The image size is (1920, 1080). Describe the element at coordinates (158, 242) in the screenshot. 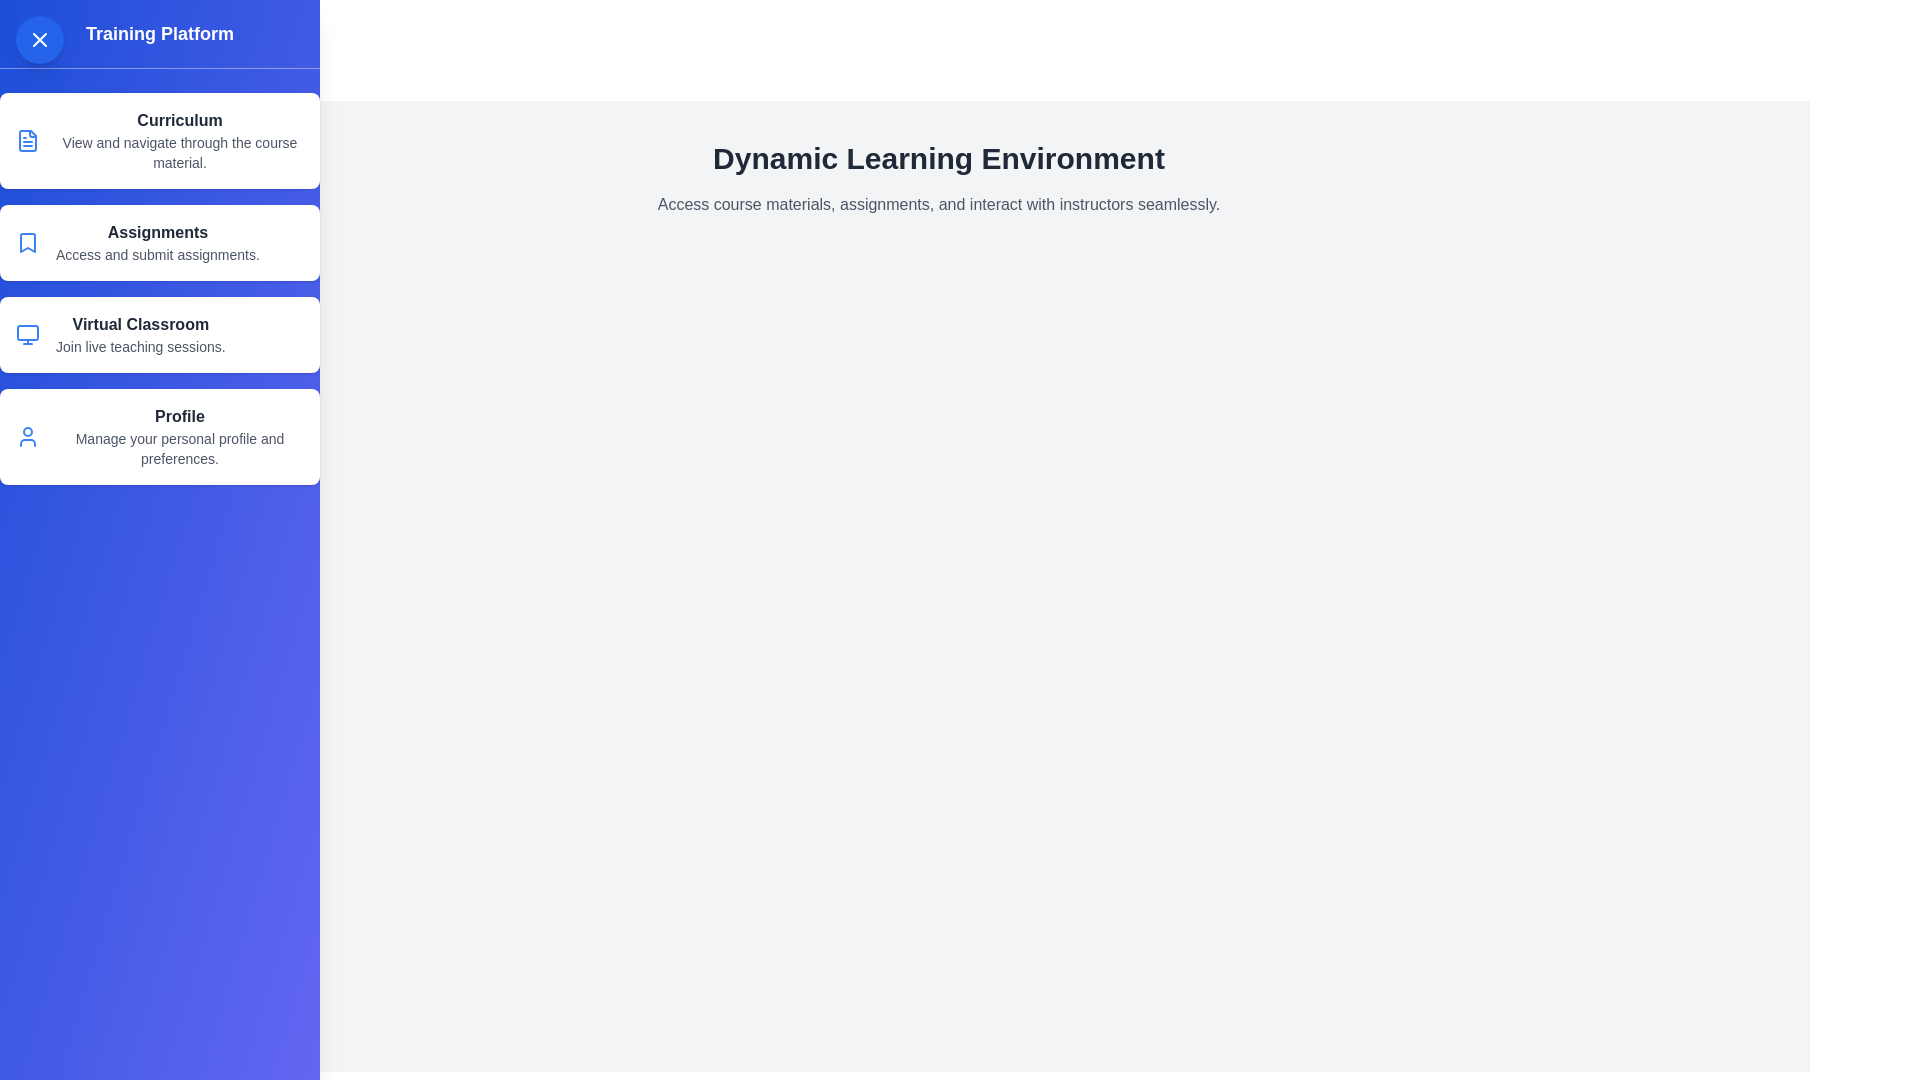

I see `the menu item Assignments from the drawer` at that location.